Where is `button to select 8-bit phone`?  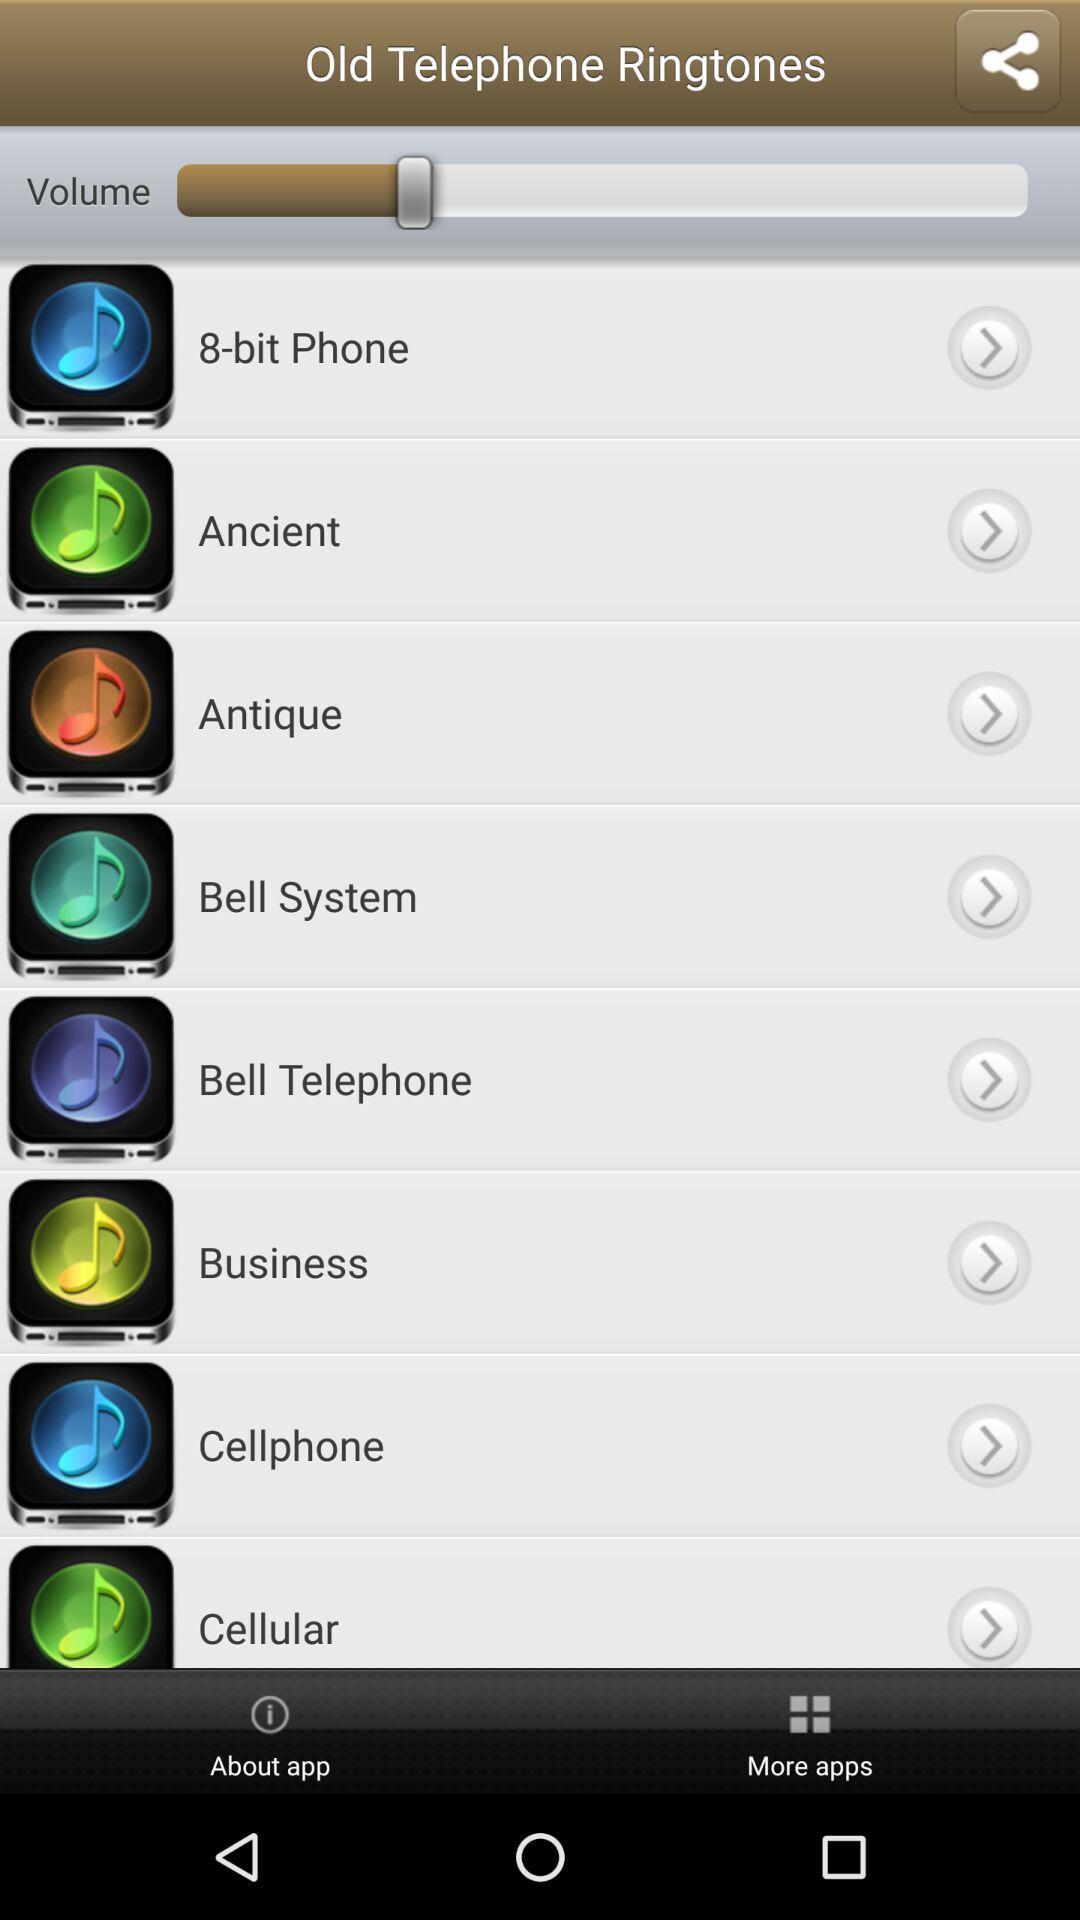 button to select 8-bit phone is located at coordinates (987, 346).